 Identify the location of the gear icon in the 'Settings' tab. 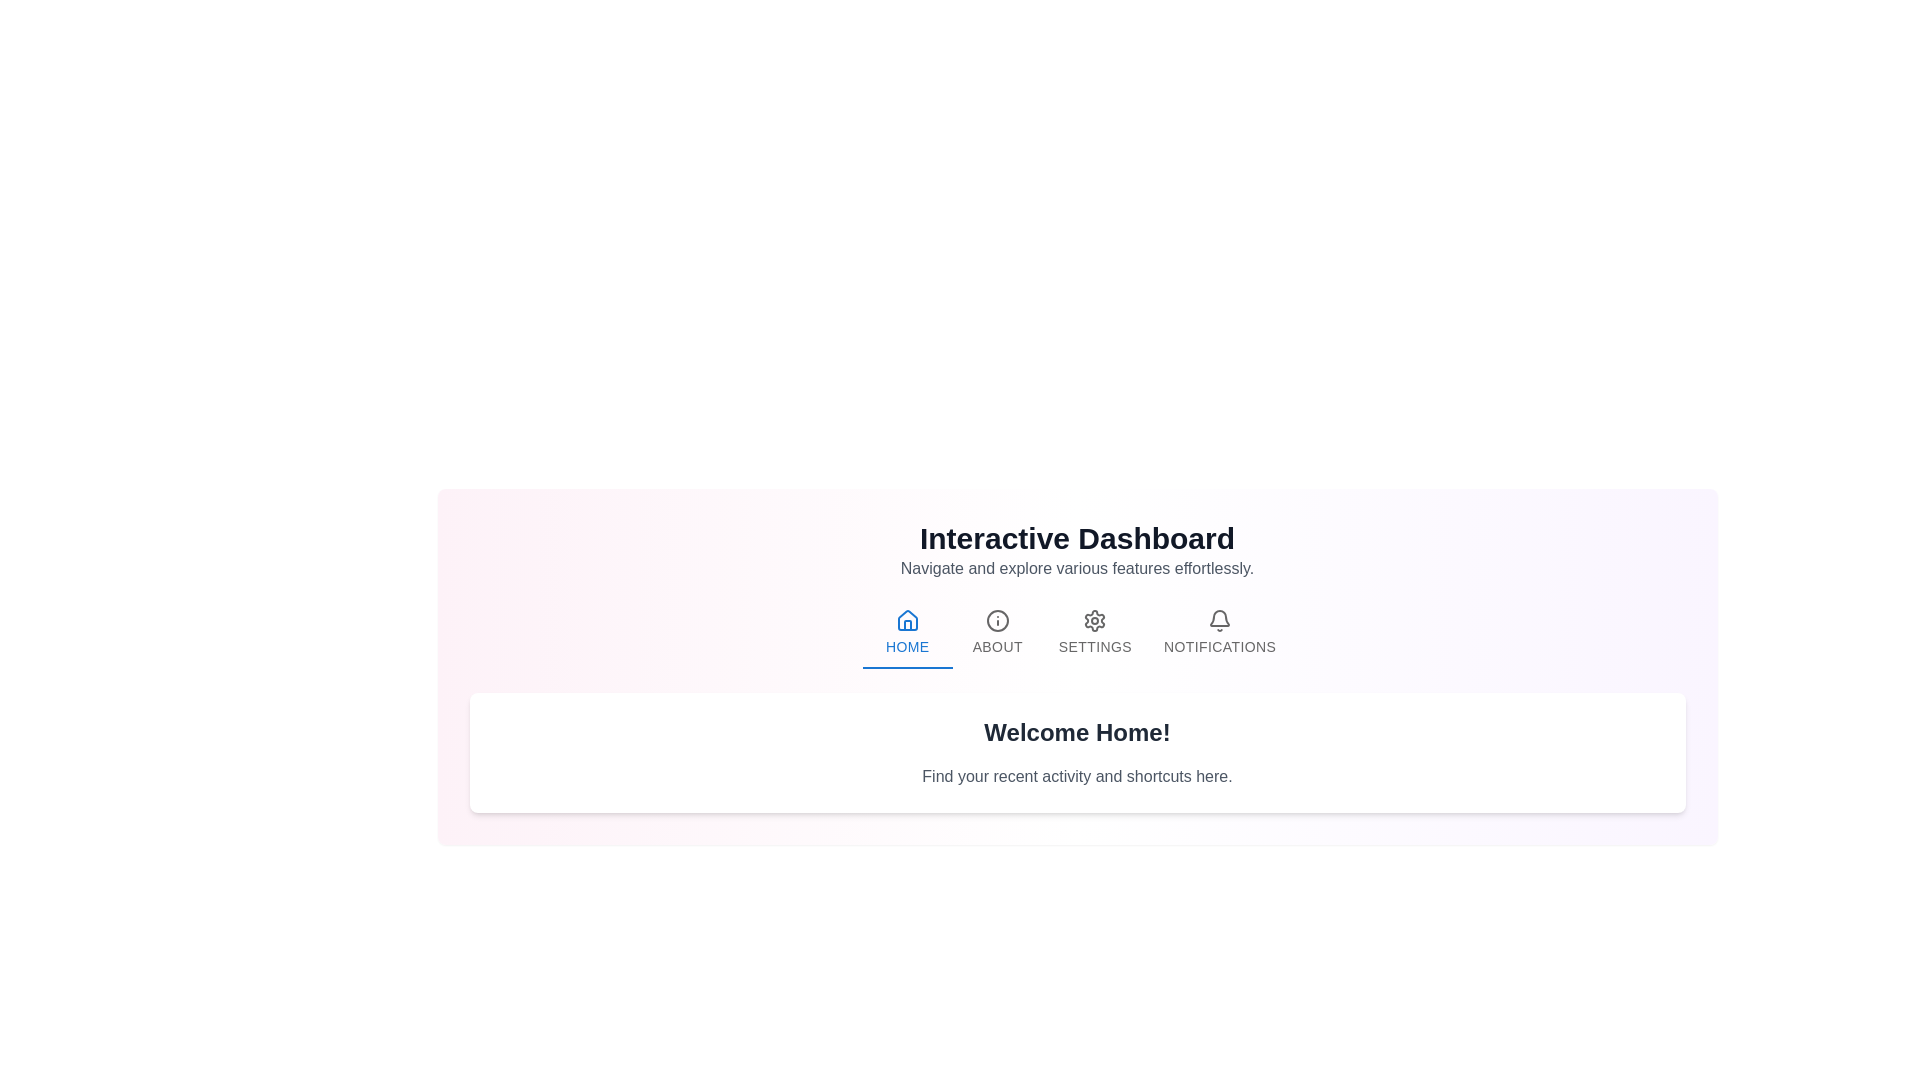
(1094, 620).